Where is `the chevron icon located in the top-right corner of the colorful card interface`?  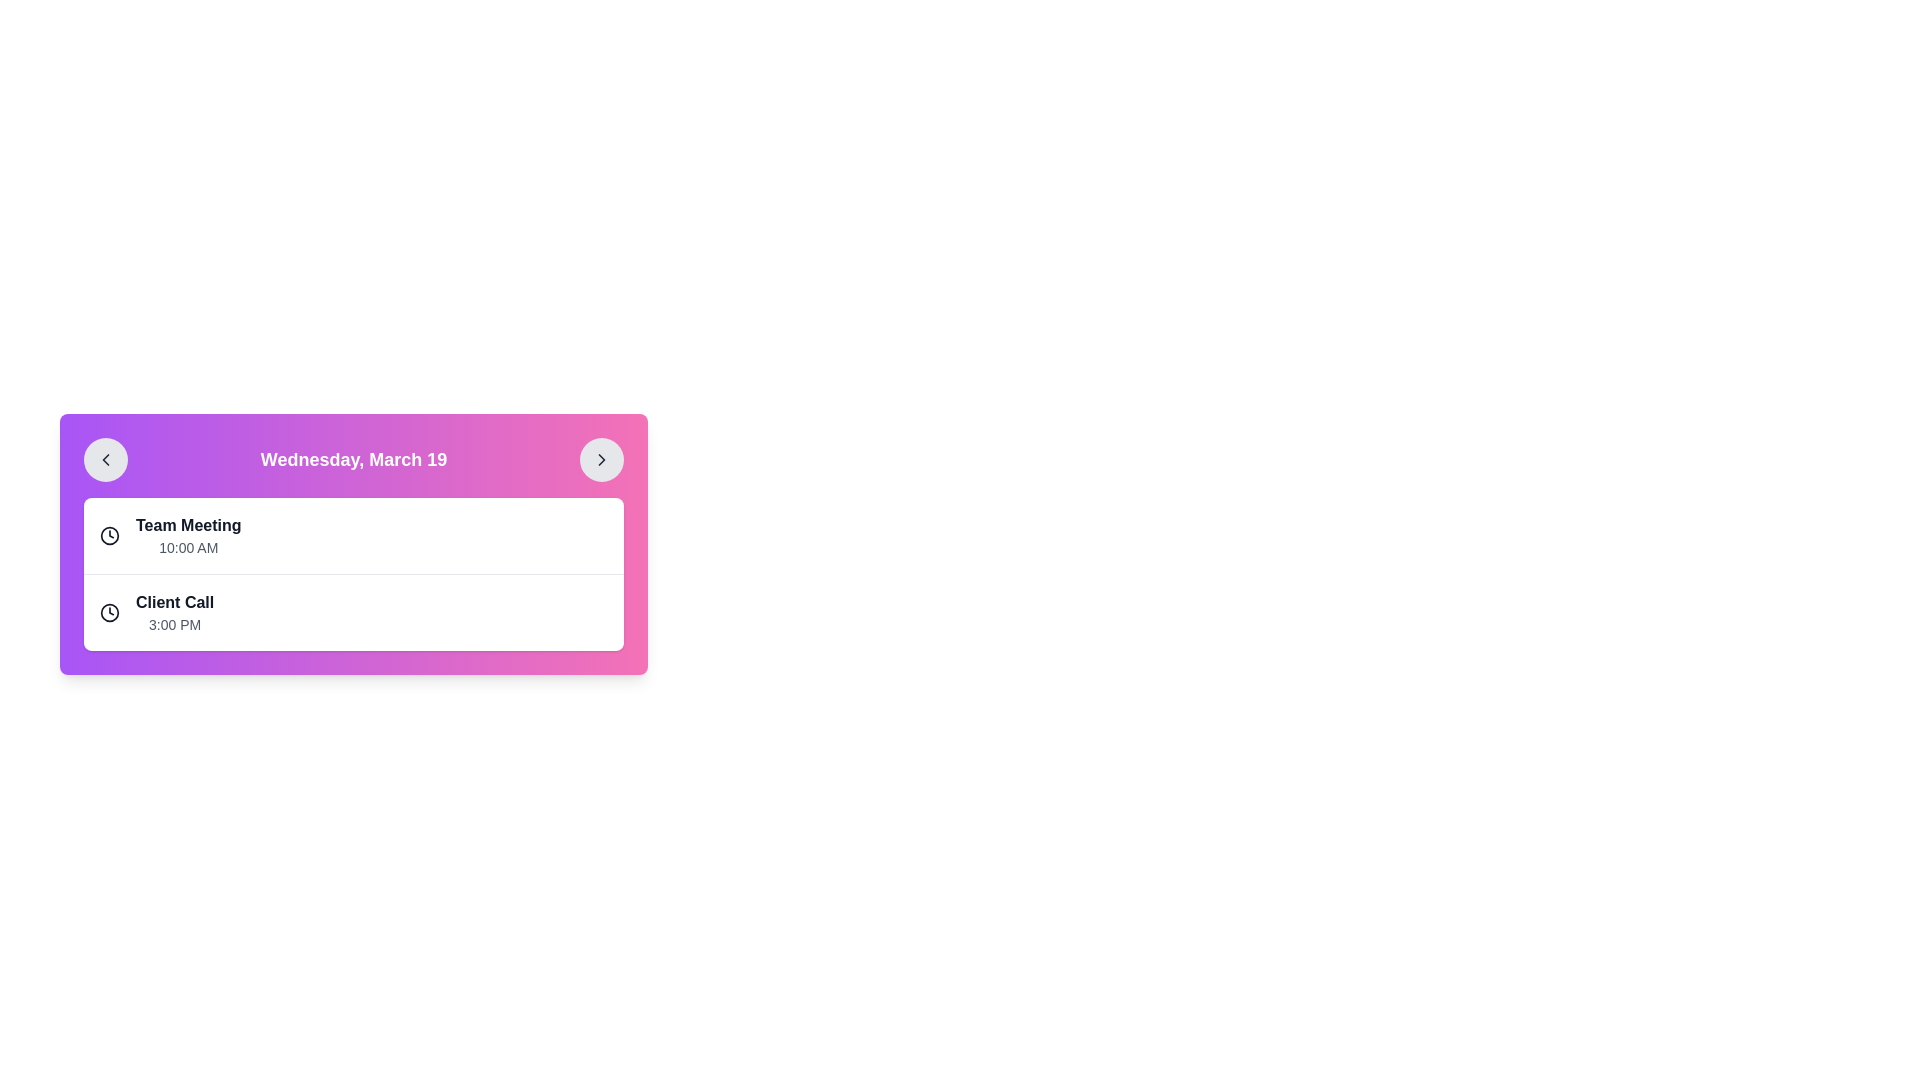
the chevron icon located in the top-right corner of the colorful card interface is located at coordinates (600, 459).